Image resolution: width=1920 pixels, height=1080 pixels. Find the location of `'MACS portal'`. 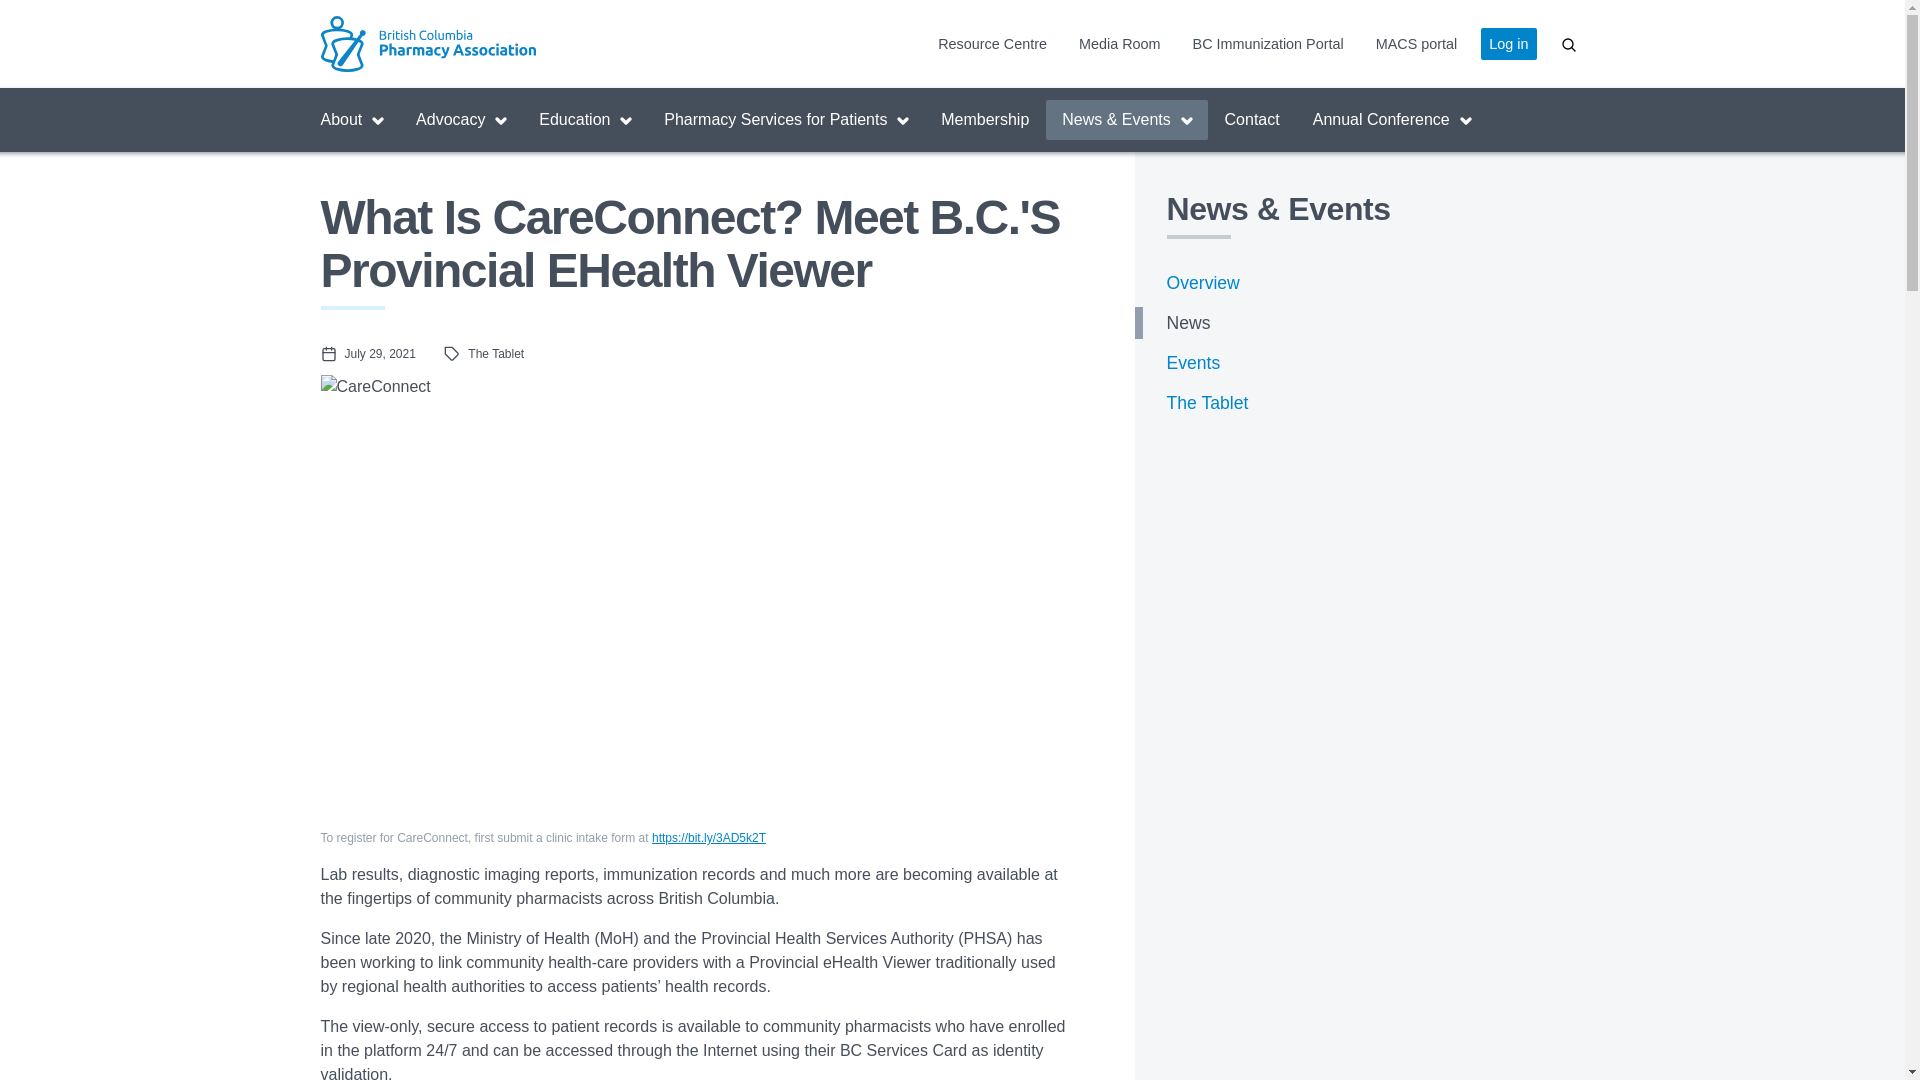

'MACS portal' is located at coordinates (1415, 43).